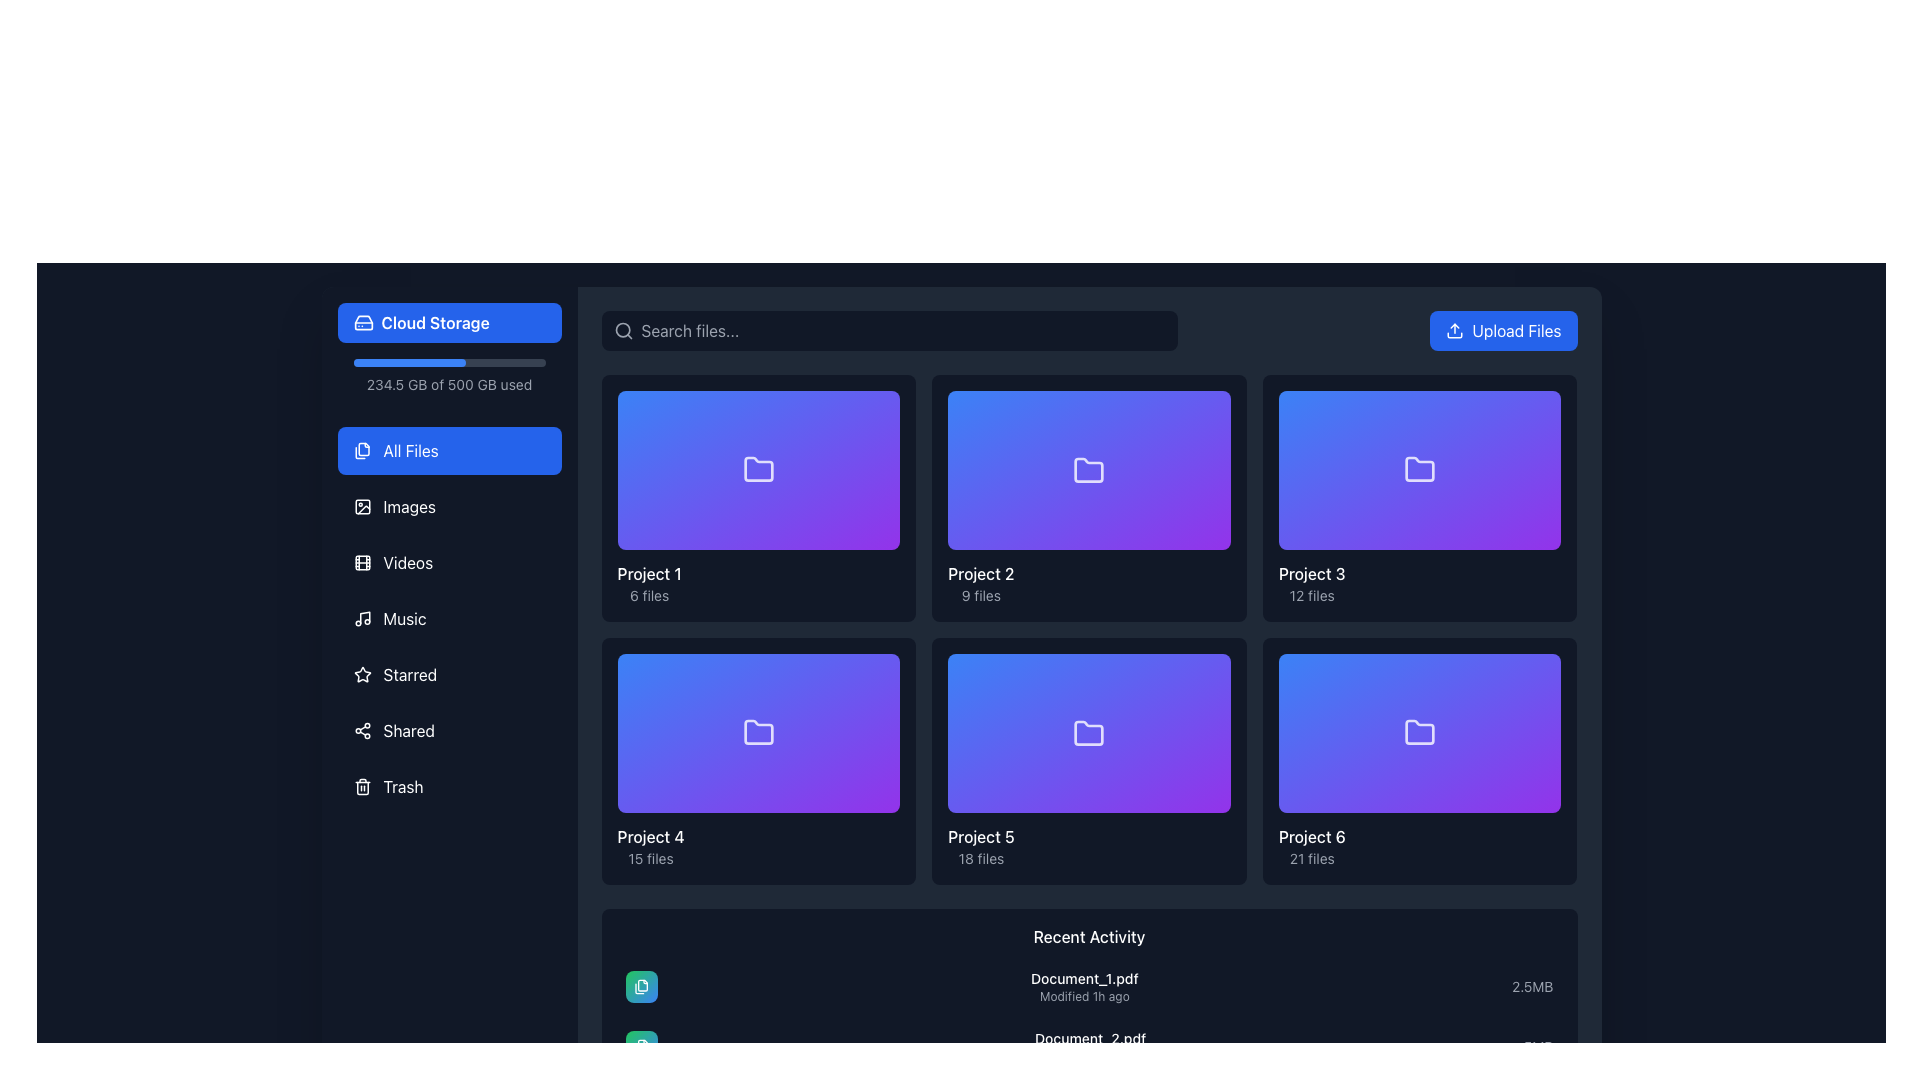 The image size is (1920, 1080). I want to click on the interactive button associated with 'Project 5', so click(1213, 847).